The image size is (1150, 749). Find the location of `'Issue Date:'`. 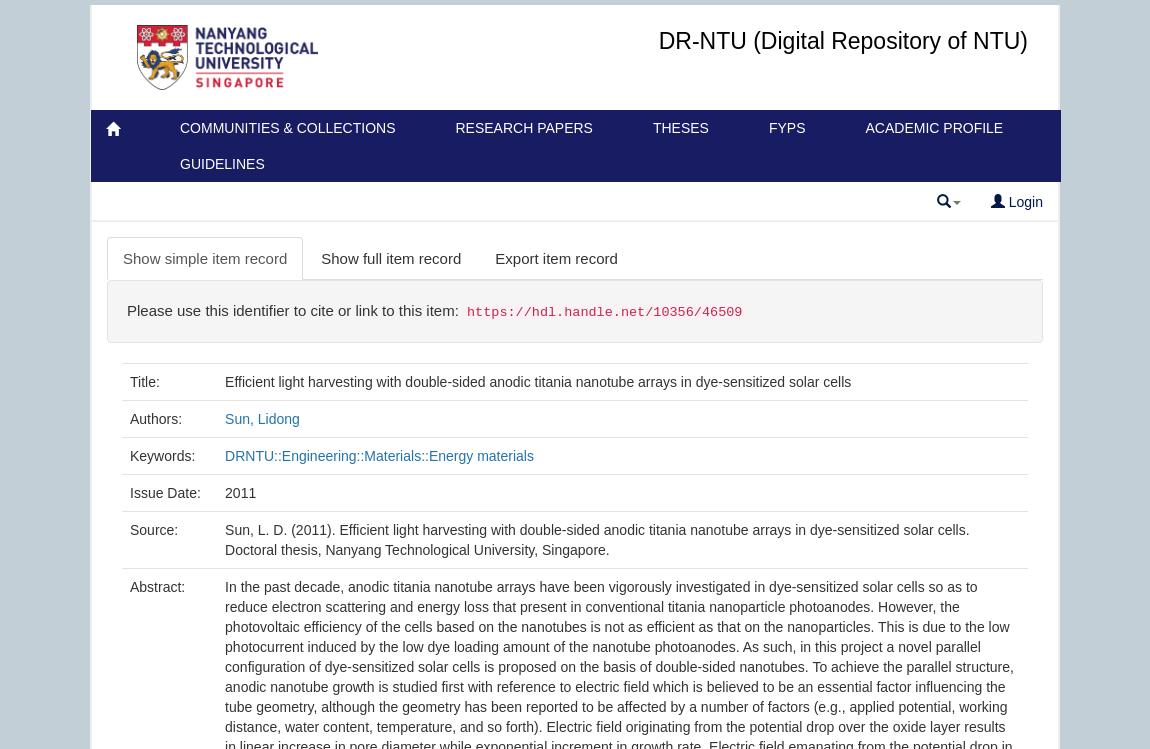

'Issue Date:' is located at coordinates (165, 491).